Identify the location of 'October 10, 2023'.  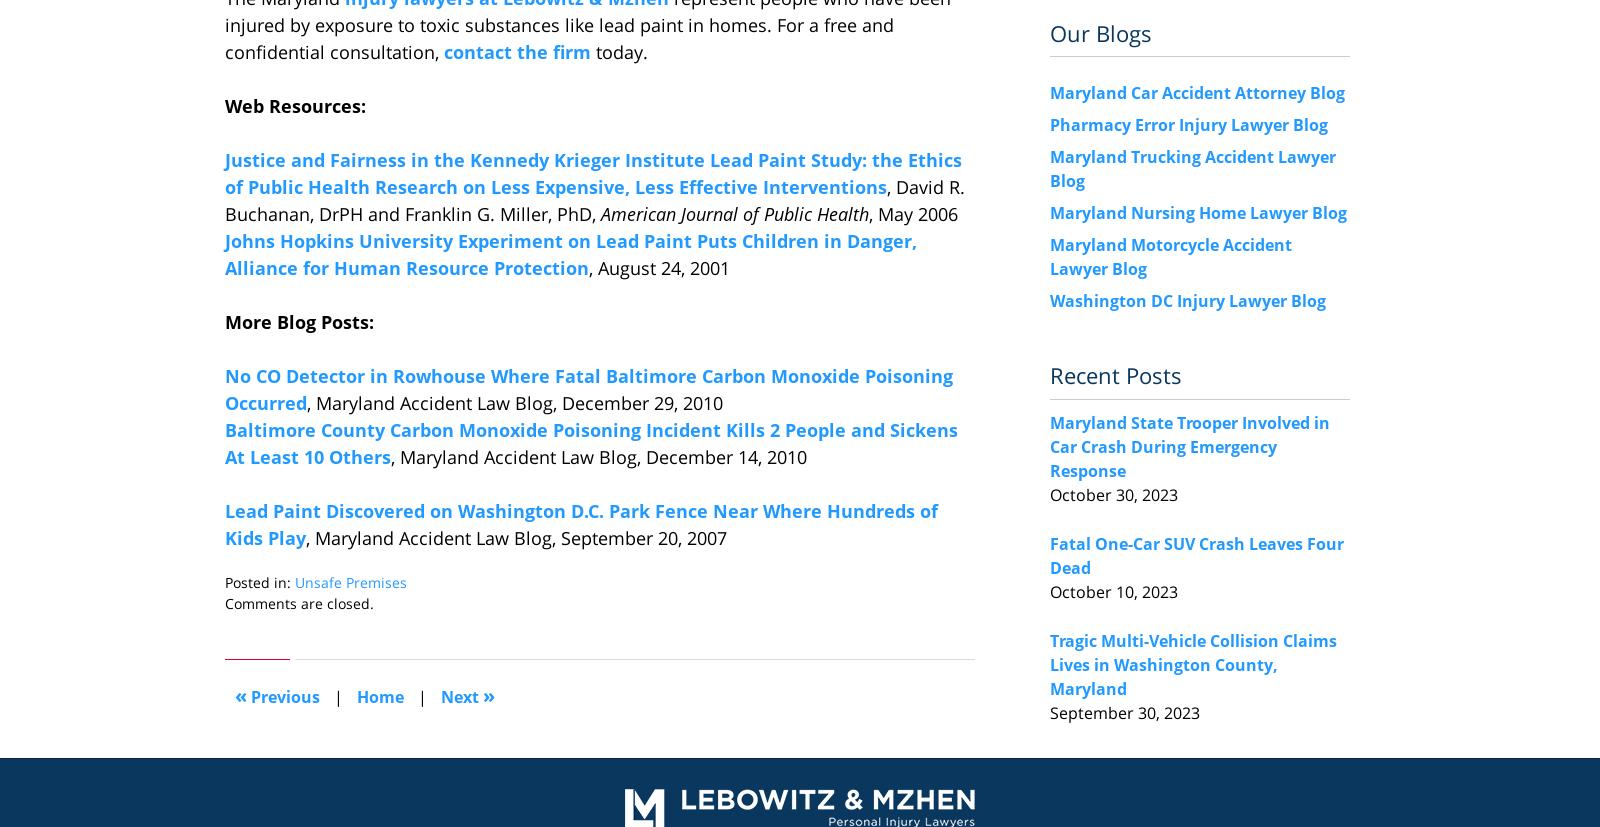
(1114, 590).